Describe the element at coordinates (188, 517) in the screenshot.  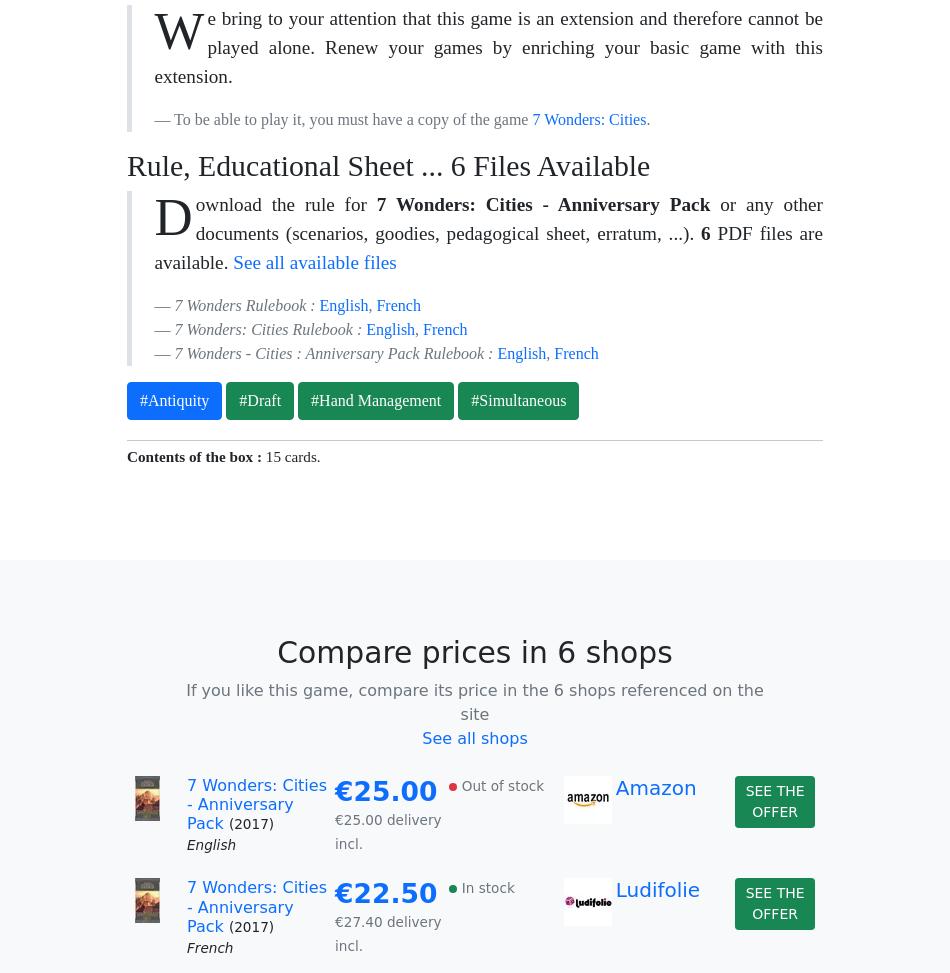
I see `'Distributors'` at that location.